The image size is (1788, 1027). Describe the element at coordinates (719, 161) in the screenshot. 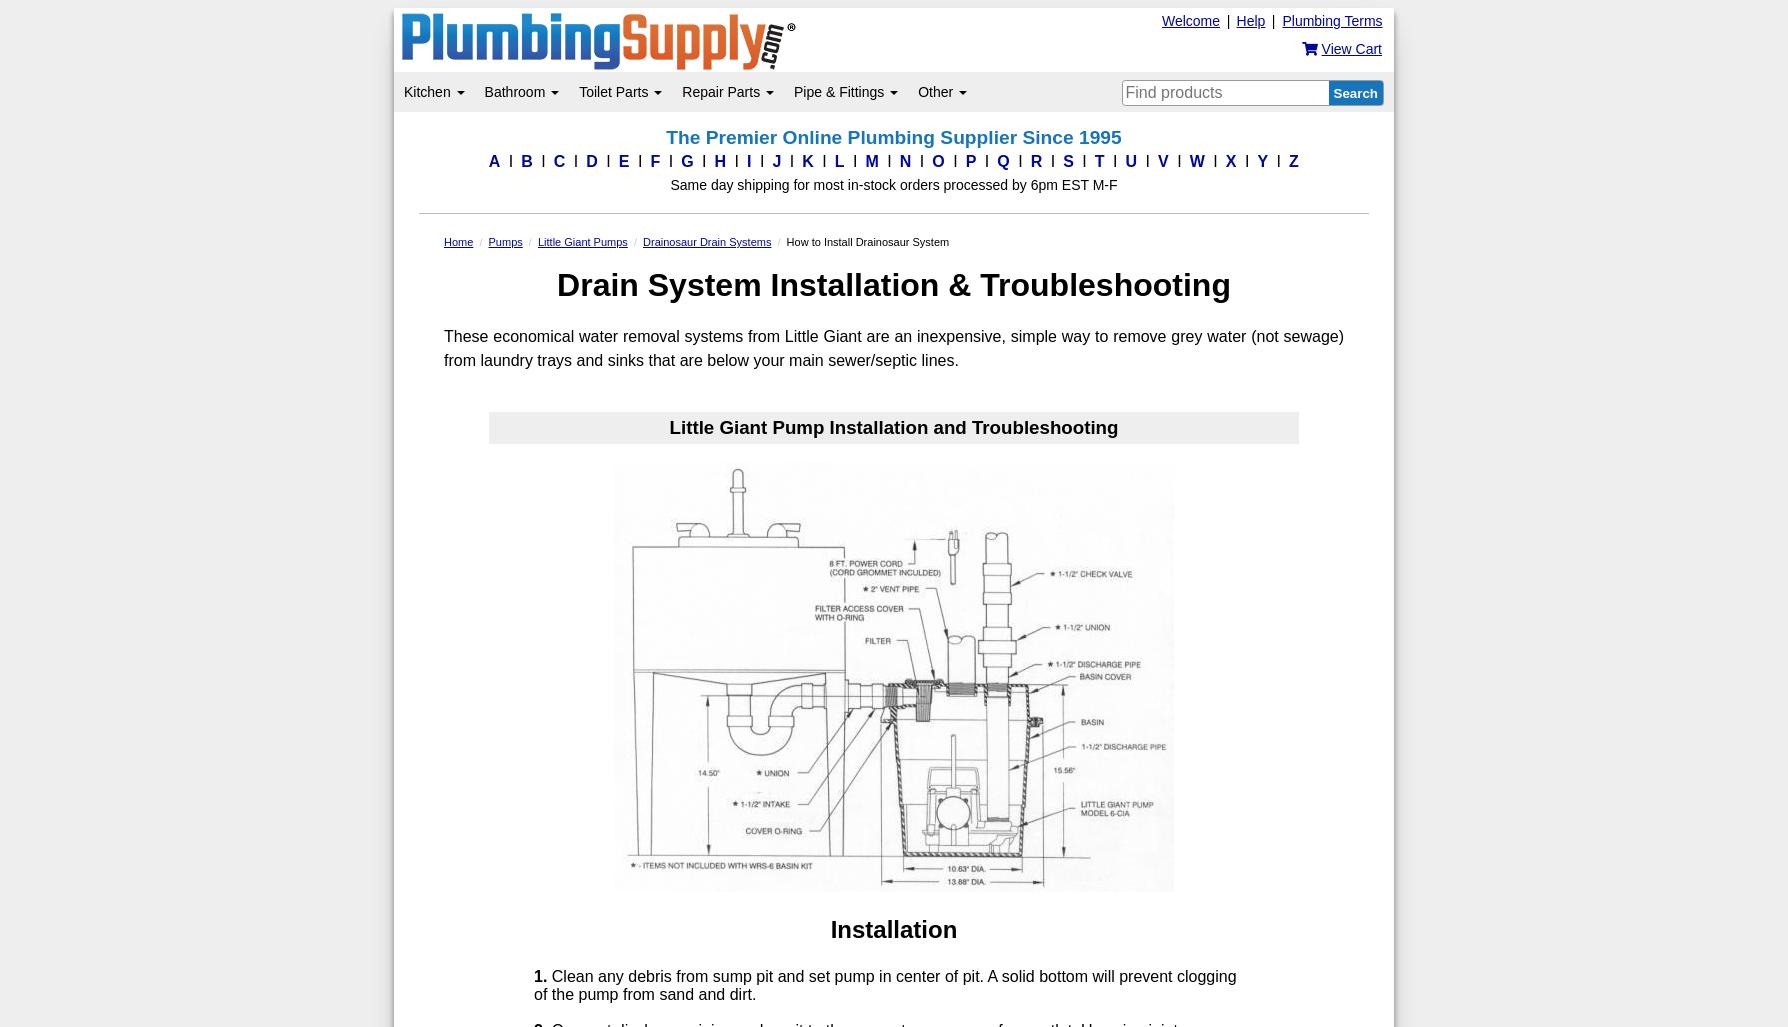

I see `'H'` at that location.